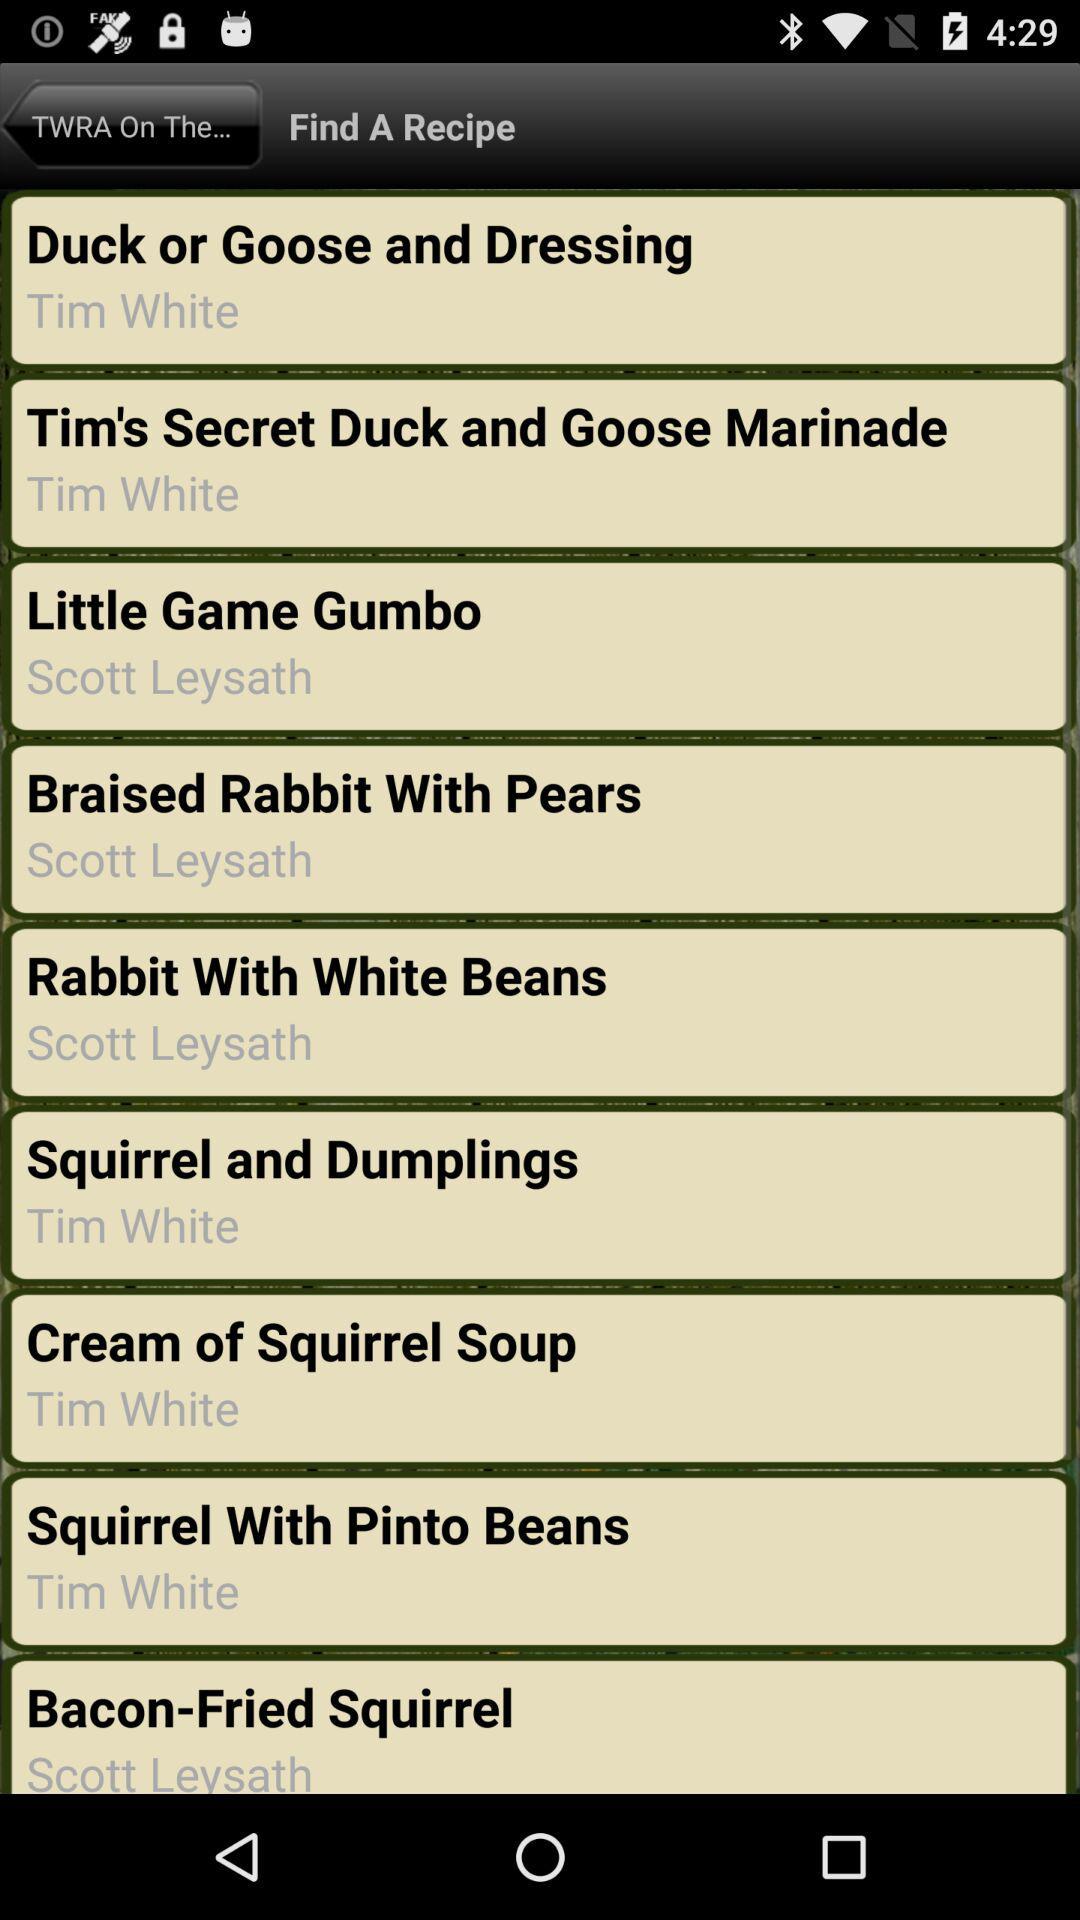 This screenshot has width=1080, height=1920. What do you see at coordinates (131, 124) in the screenshot?
I see `the app to the left of the find a recipe` at bounding box center [131, 124].